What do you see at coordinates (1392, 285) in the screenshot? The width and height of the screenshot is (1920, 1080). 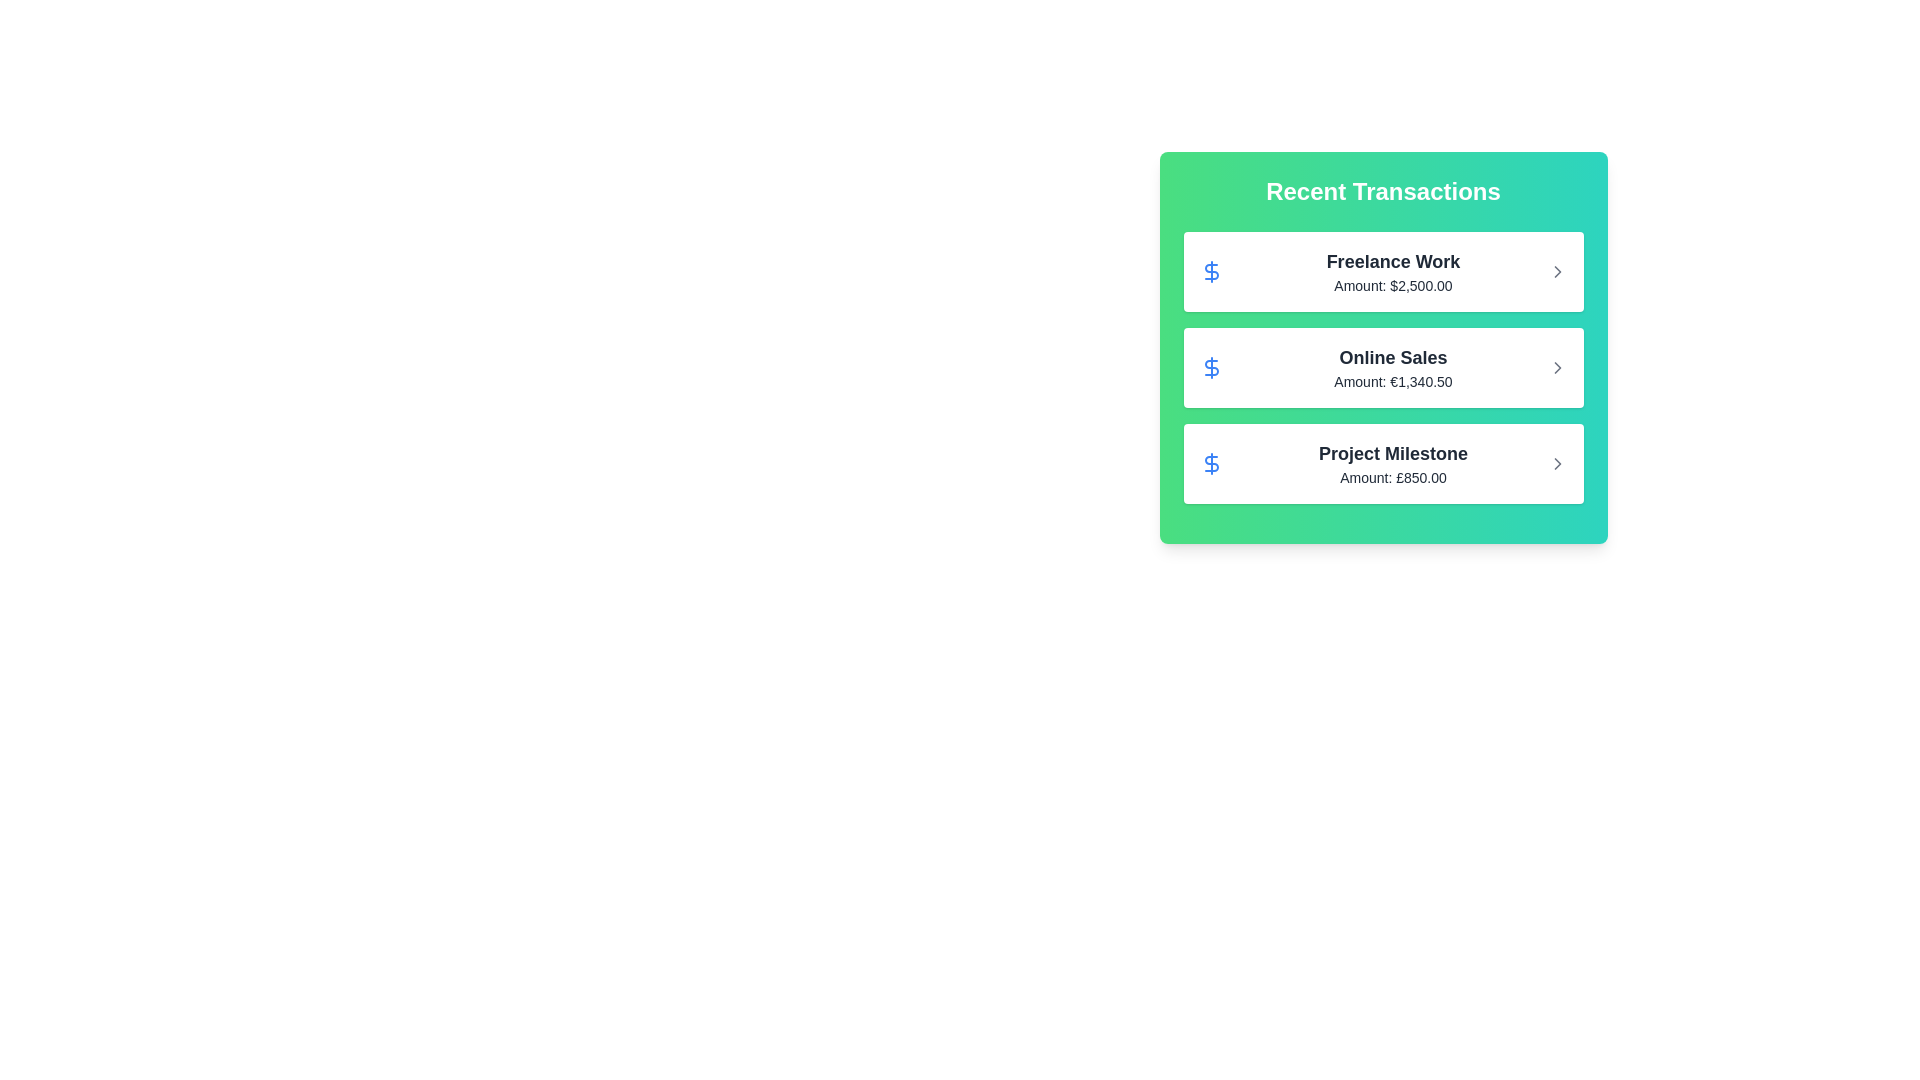 I see `the static text displaying the amount '$2,500.00' located beneath the 'Freelance Work' text in the 'Recent Transactions' section` at bounding box center [1392, 285].